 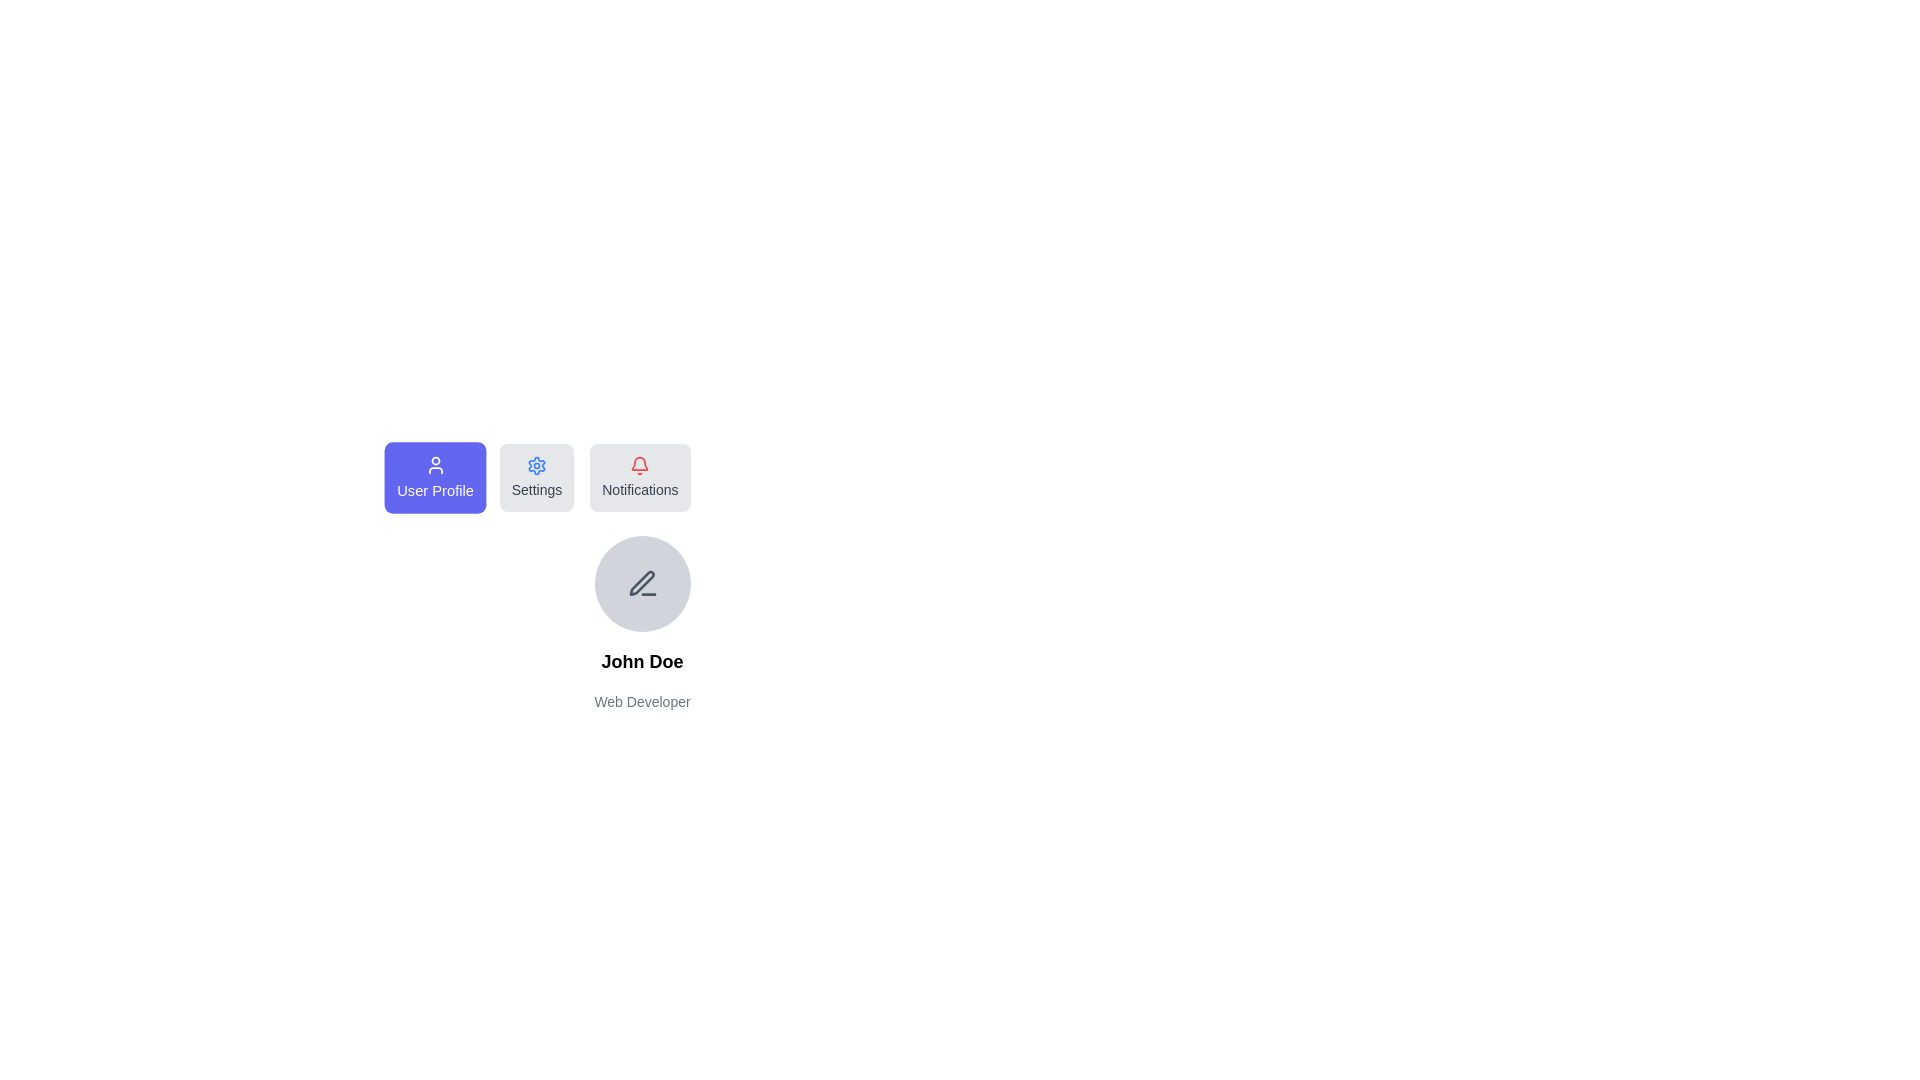 What do you see at coordinates (642, 583) in the screenshot?
I see `the edit icon located centrally within the circular gray background above the user profile name and title` at bounding box center [642, 583].